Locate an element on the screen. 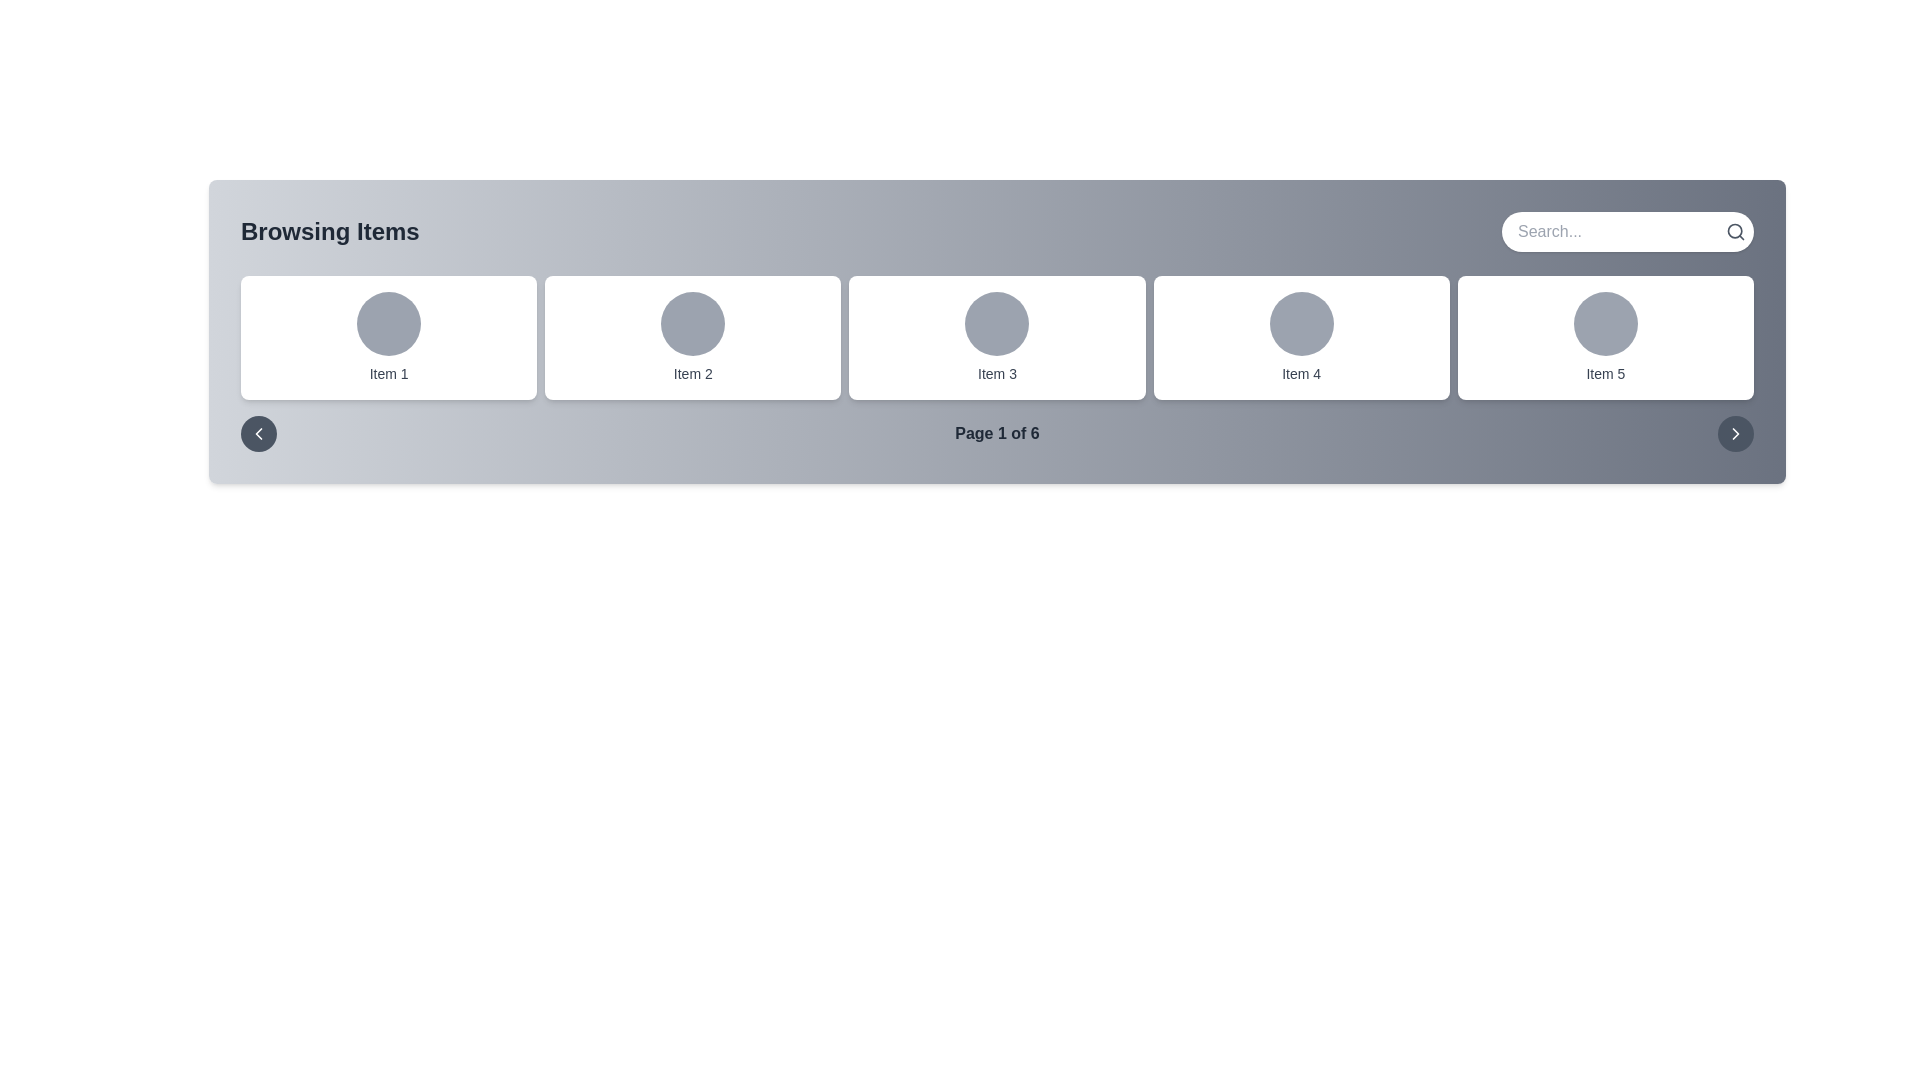 This screenshot has width=1920, height=1080. the right-facing chevron arrow icon inside the circular navigation button at the bottom-right corner of the panel is located at coordinates (1735, 433).